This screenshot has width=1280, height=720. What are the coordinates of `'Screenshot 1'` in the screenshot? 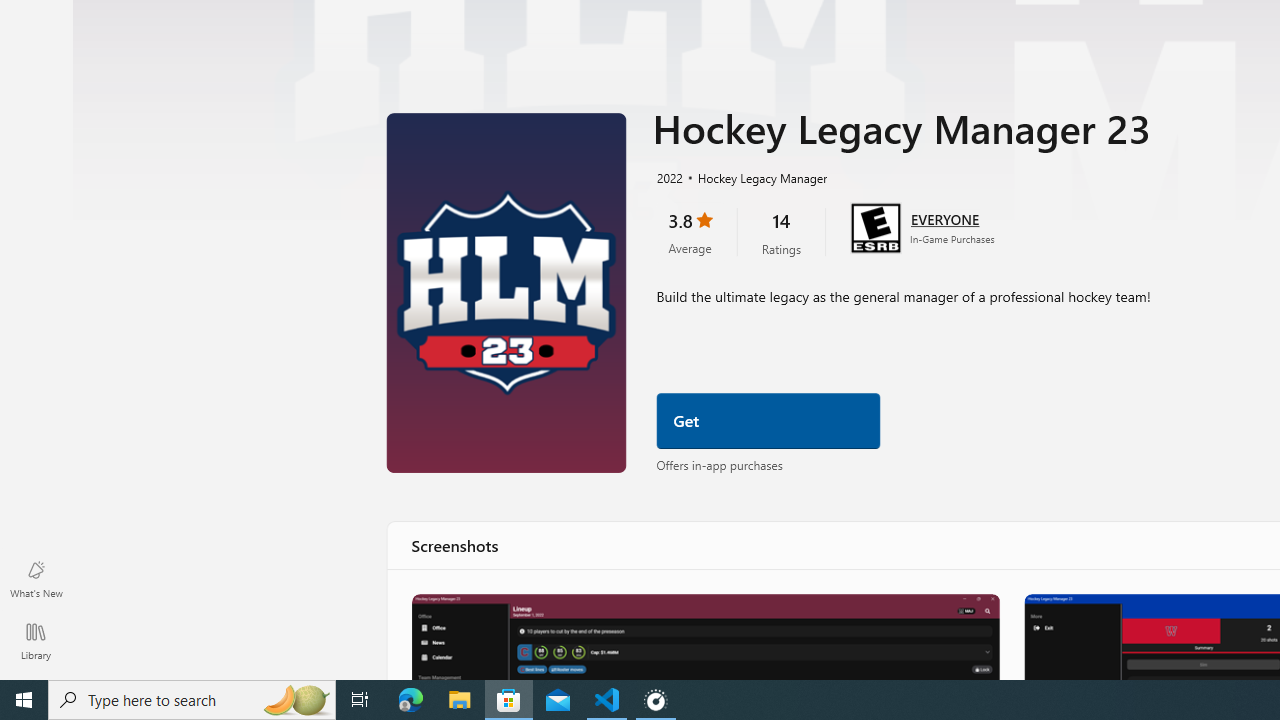 It's located at (704, 636).